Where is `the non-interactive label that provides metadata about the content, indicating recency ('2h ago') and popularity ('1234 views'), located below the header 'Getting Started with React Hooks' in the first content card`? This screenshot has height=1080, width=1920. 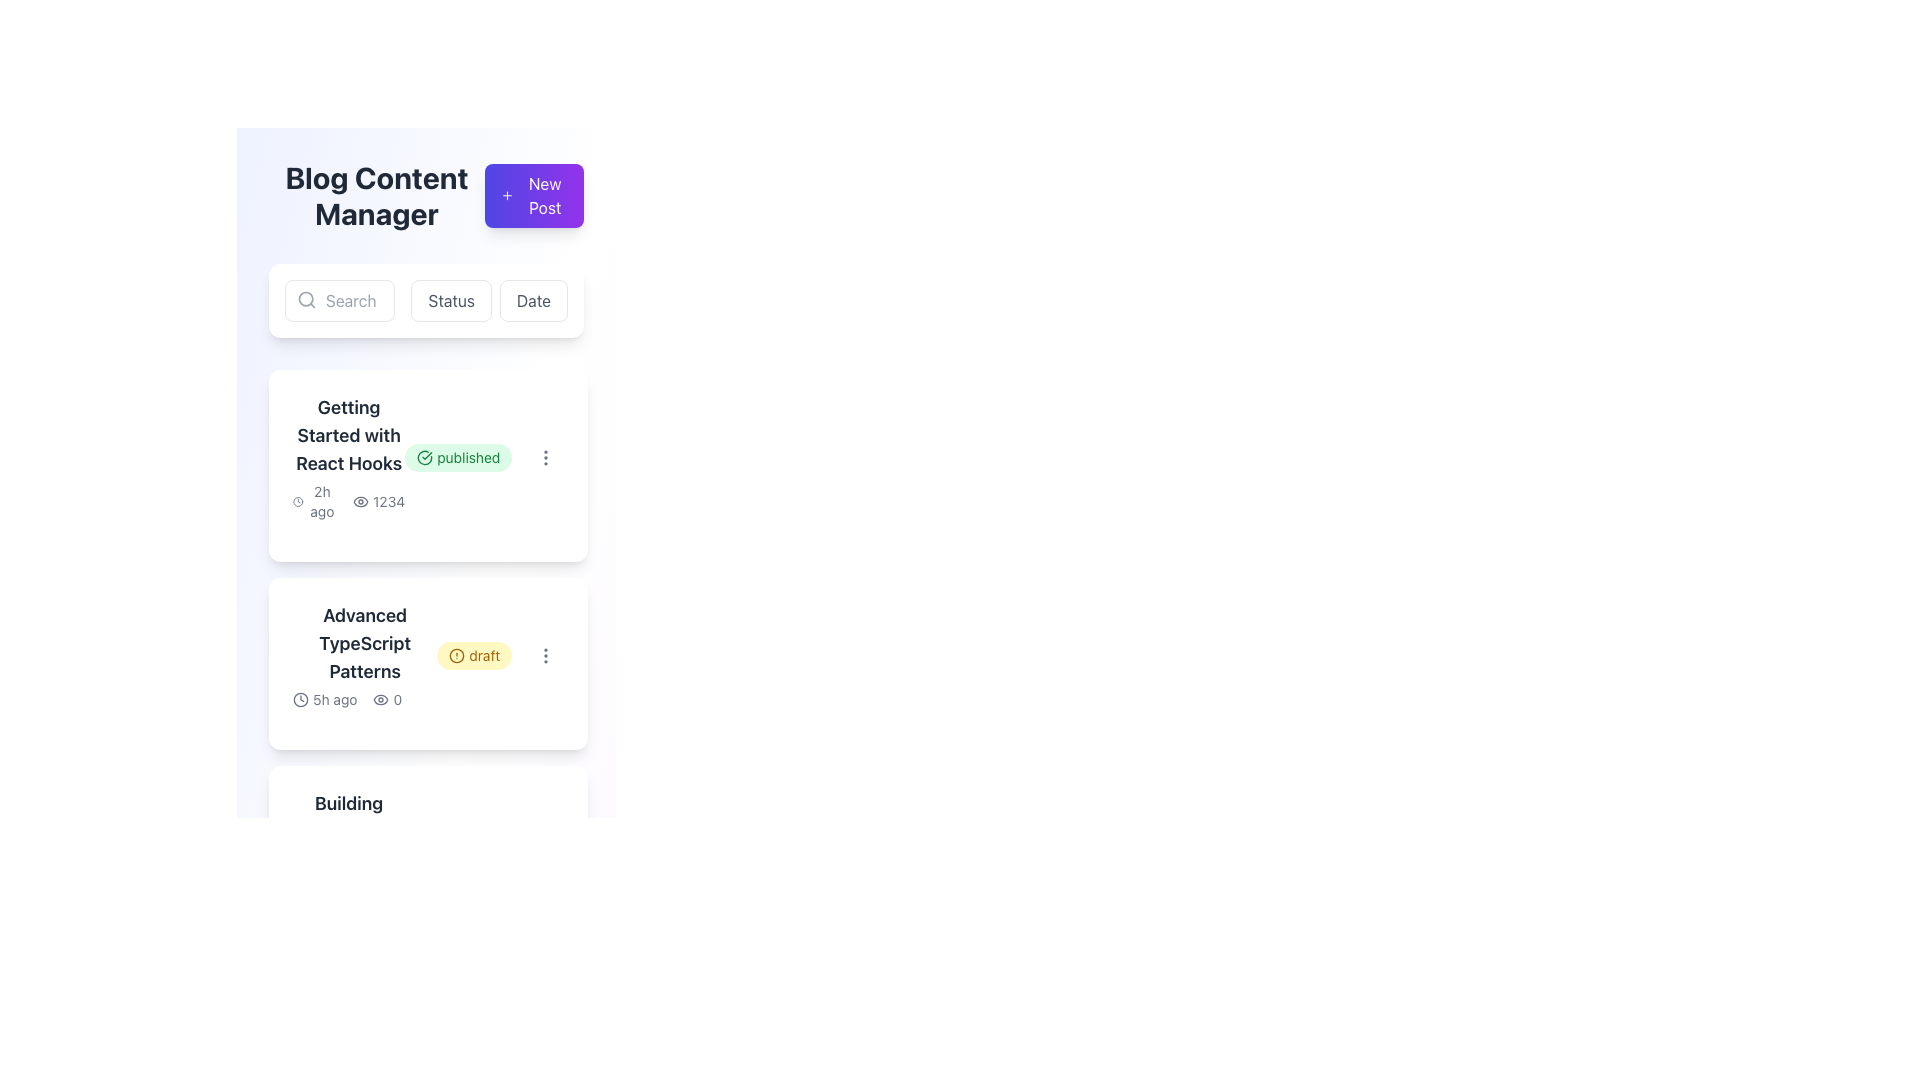 the non-interactive label that provides metadata about the content, indicating recency ('2h ago') and popularity ('1234 views'), located below the header 'Getting Started with React Hooks' in the first content card is located at coordinates (349, 500).